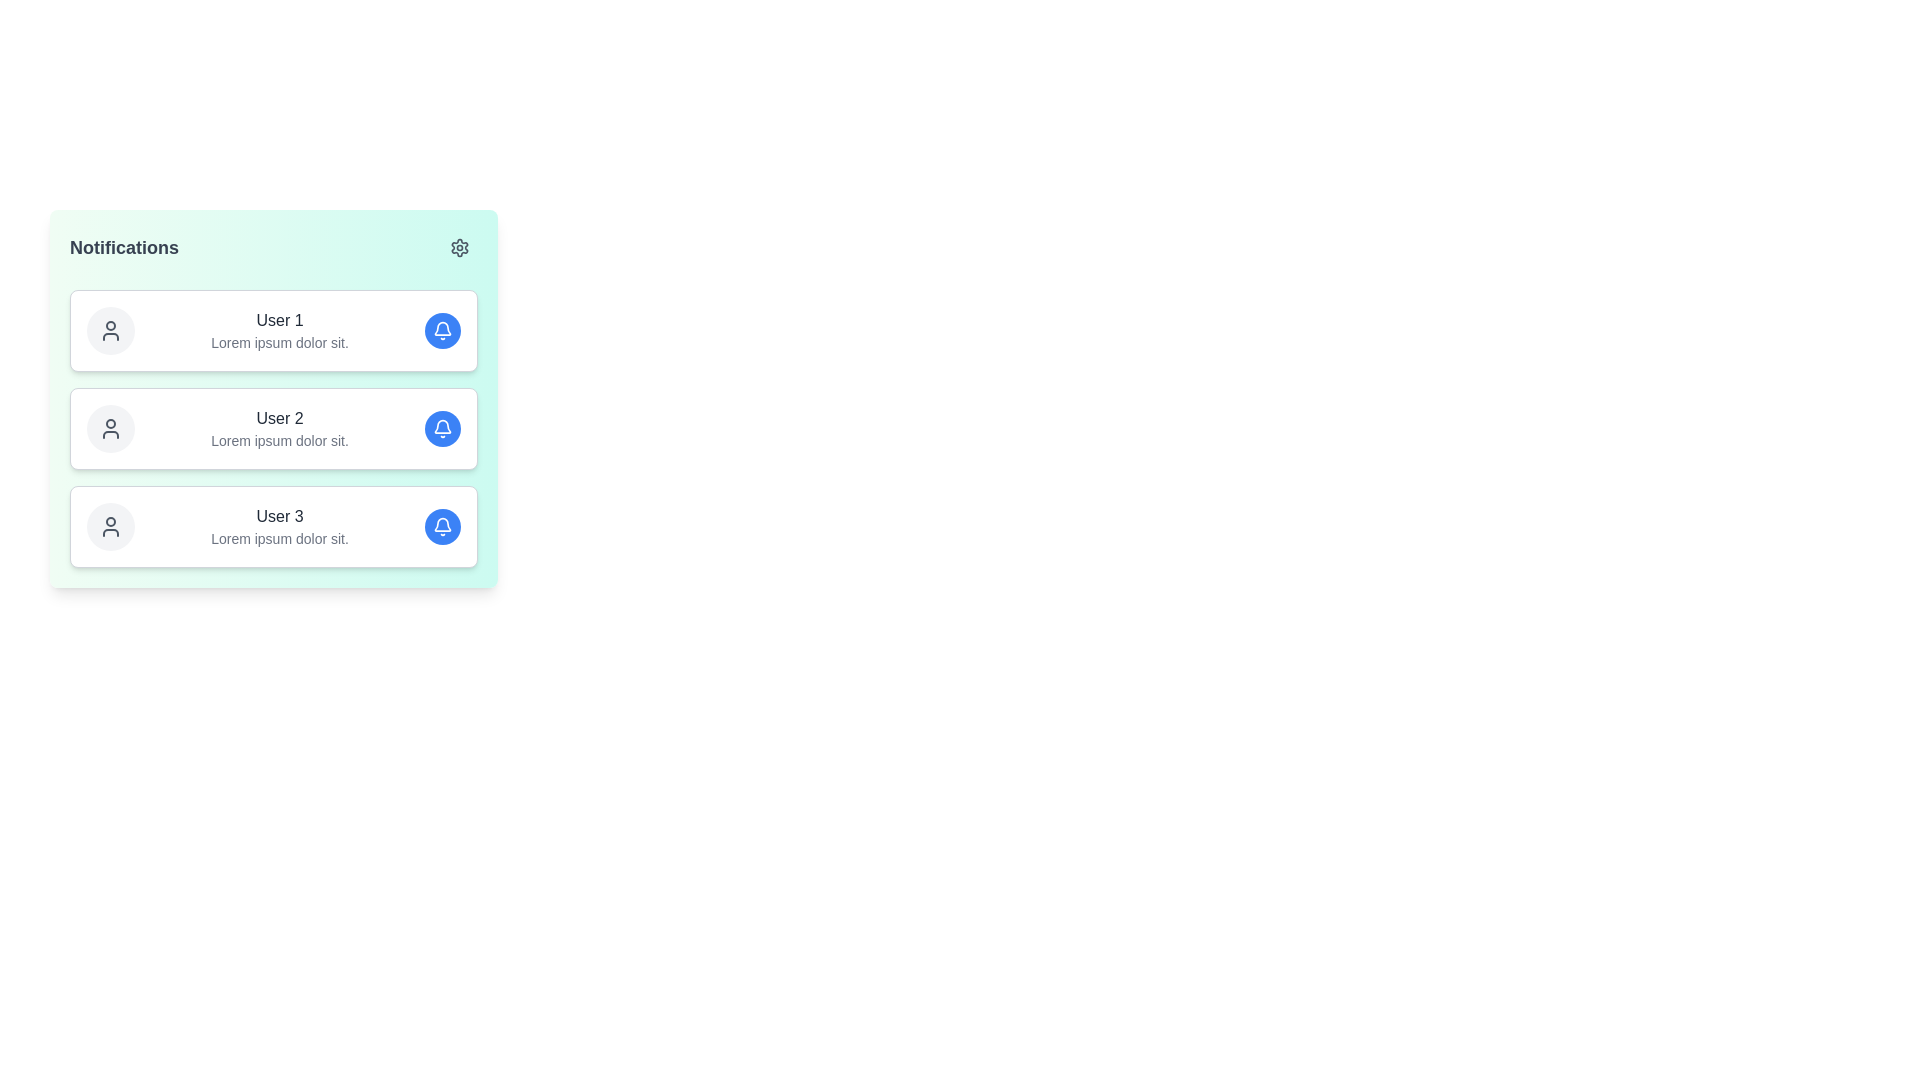 This screenshot has height=1080, width=1920. Describe the element at coordinates (278, 515) in the screenshot. I see `the Text label representing the associated user's name in the third notification card from the top` at that location.